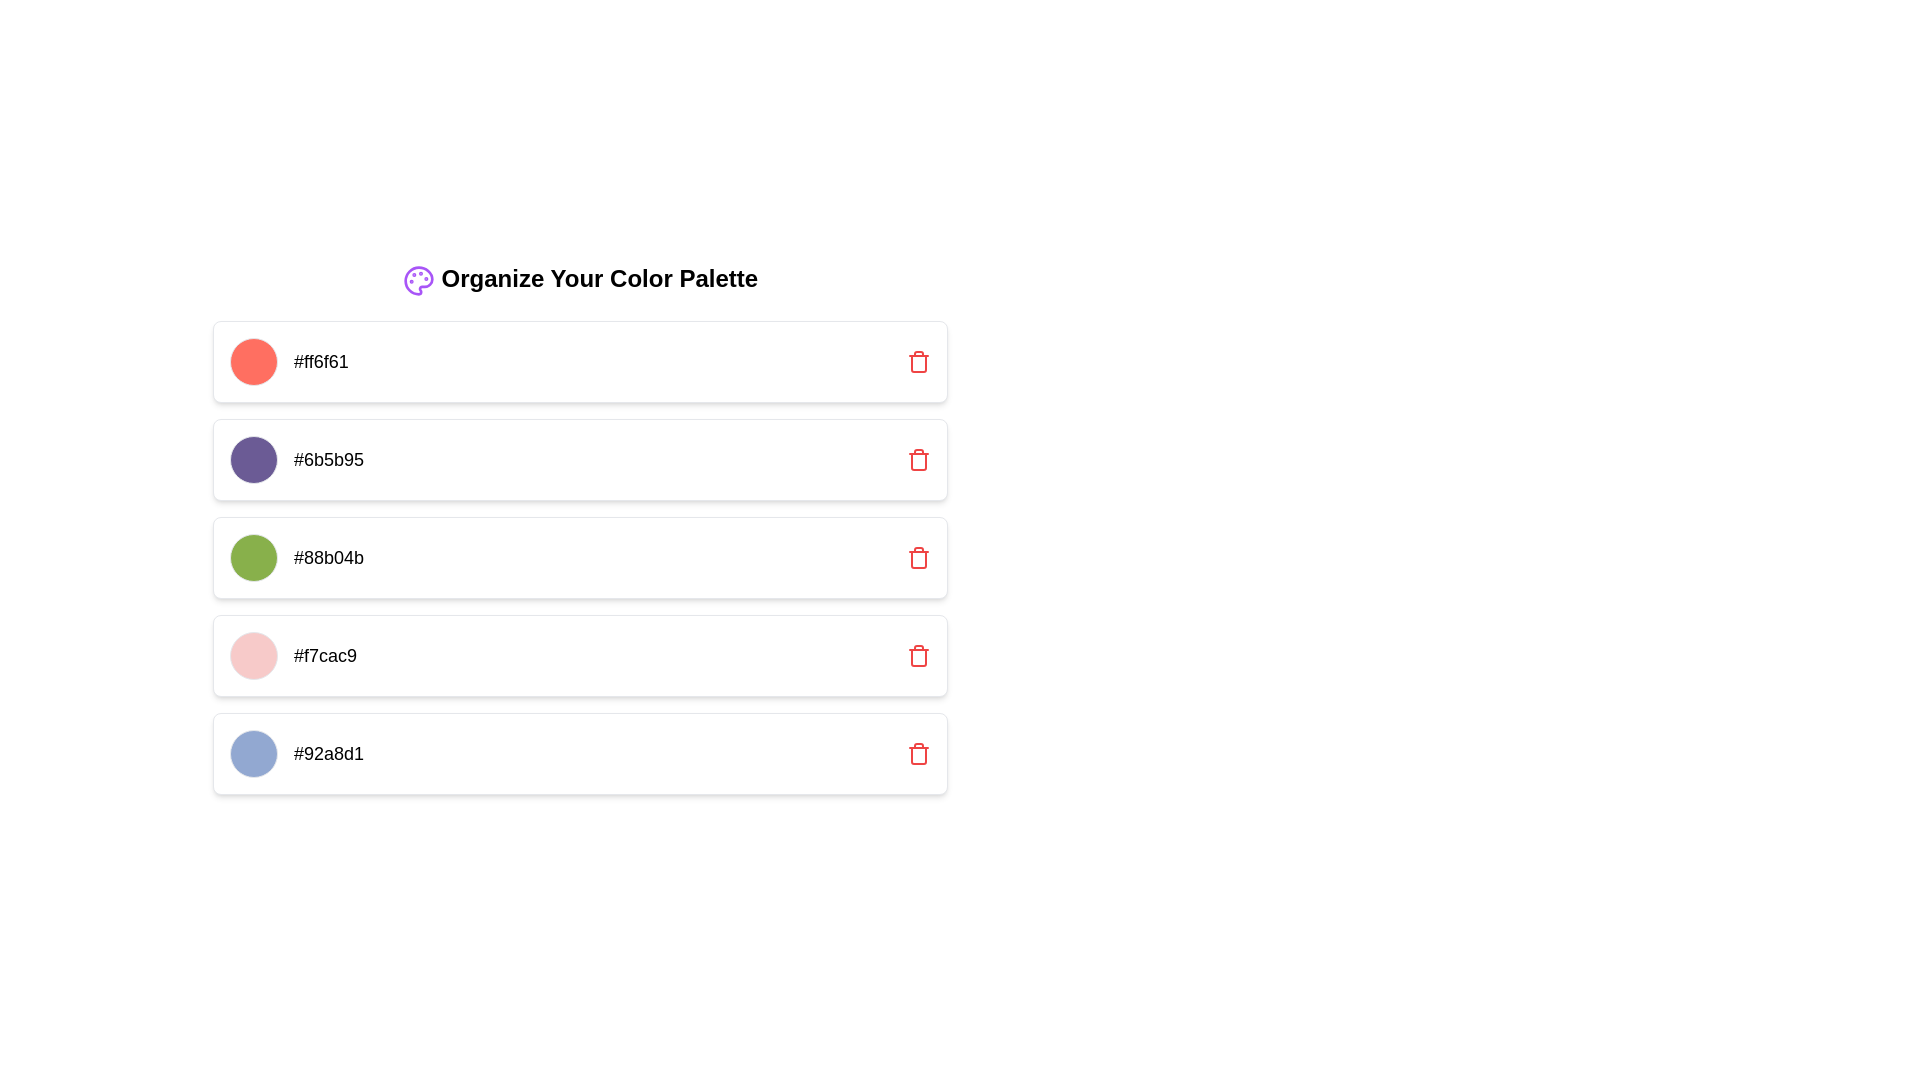 This screenshot has height=1080, width=1920. I want to click on the Static Text element displaying the color code '#ff6f61', which is styled with a medium font size and in black color, located immediately to the right of a circular color indicator within a white card layout, so click(321, 361).